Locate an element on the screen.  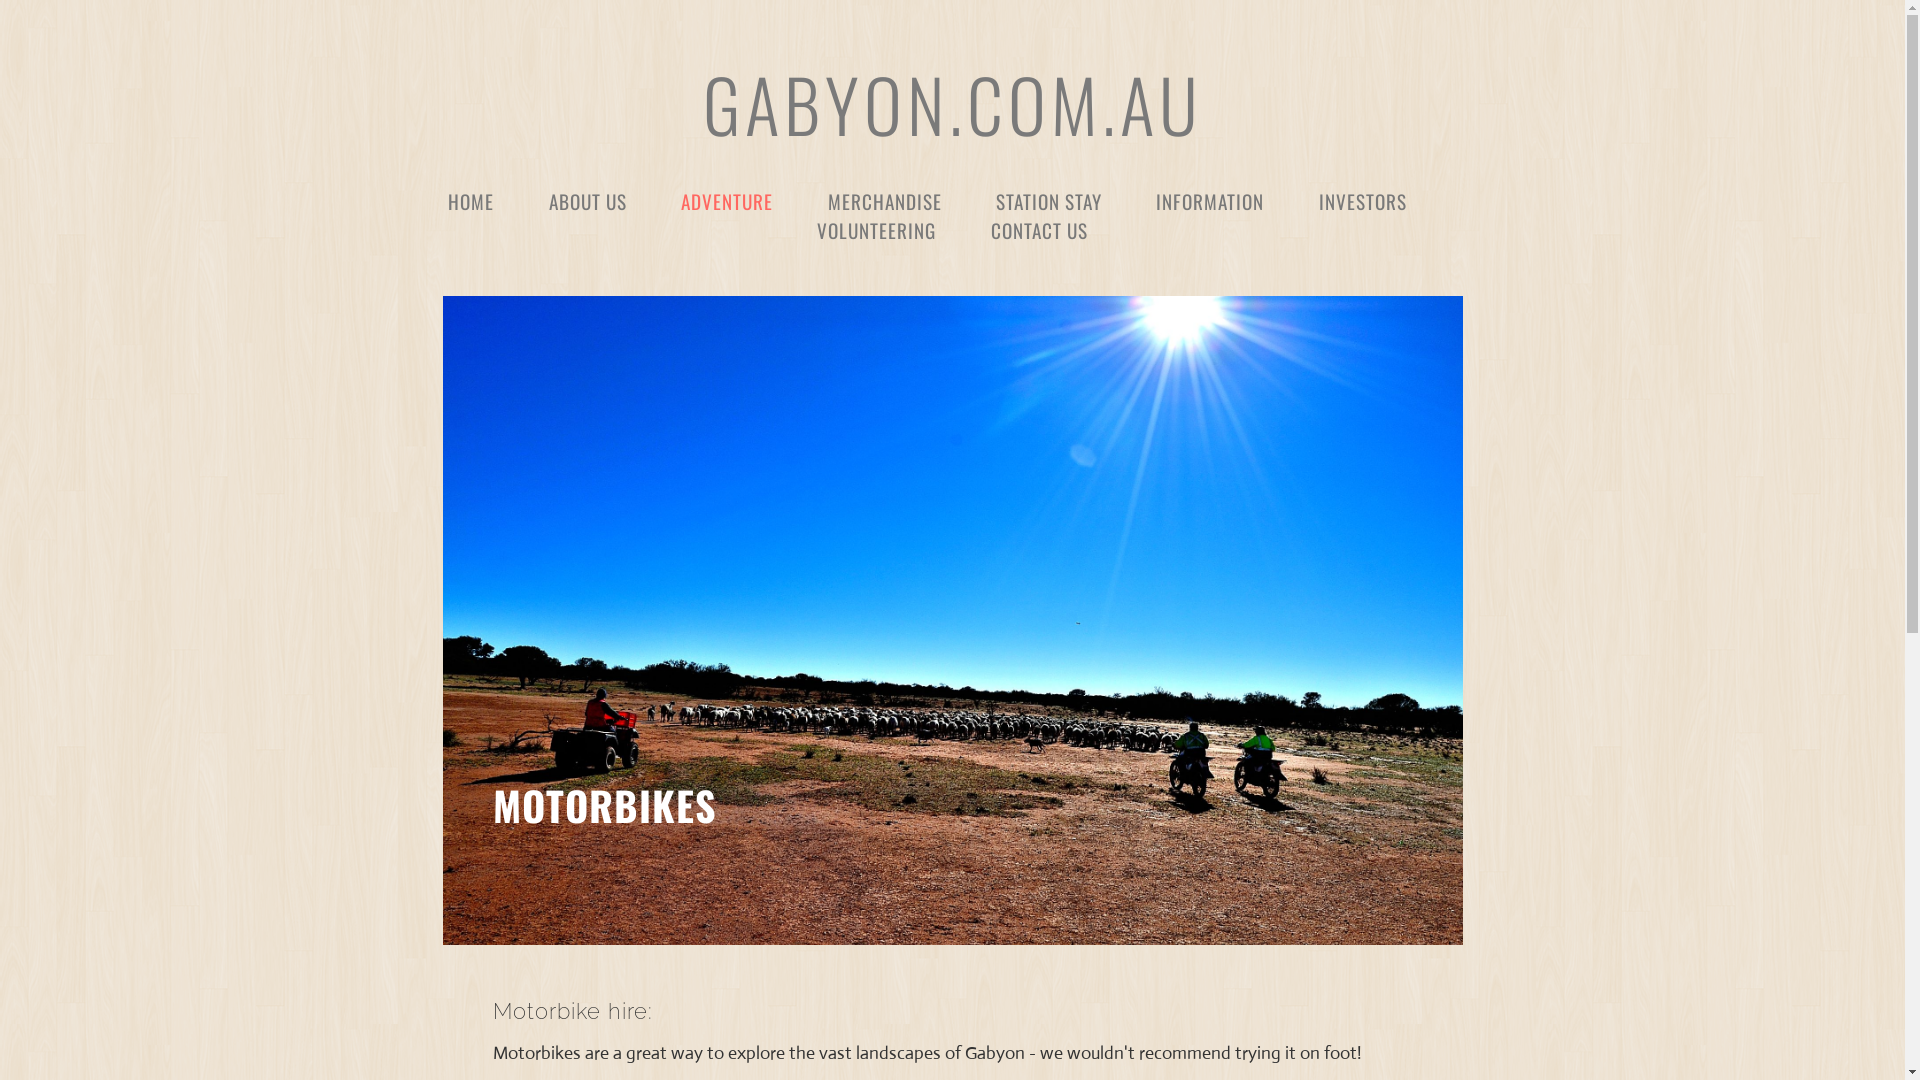
'GABYON.COM.AU' is located at coordinates (950, 103).